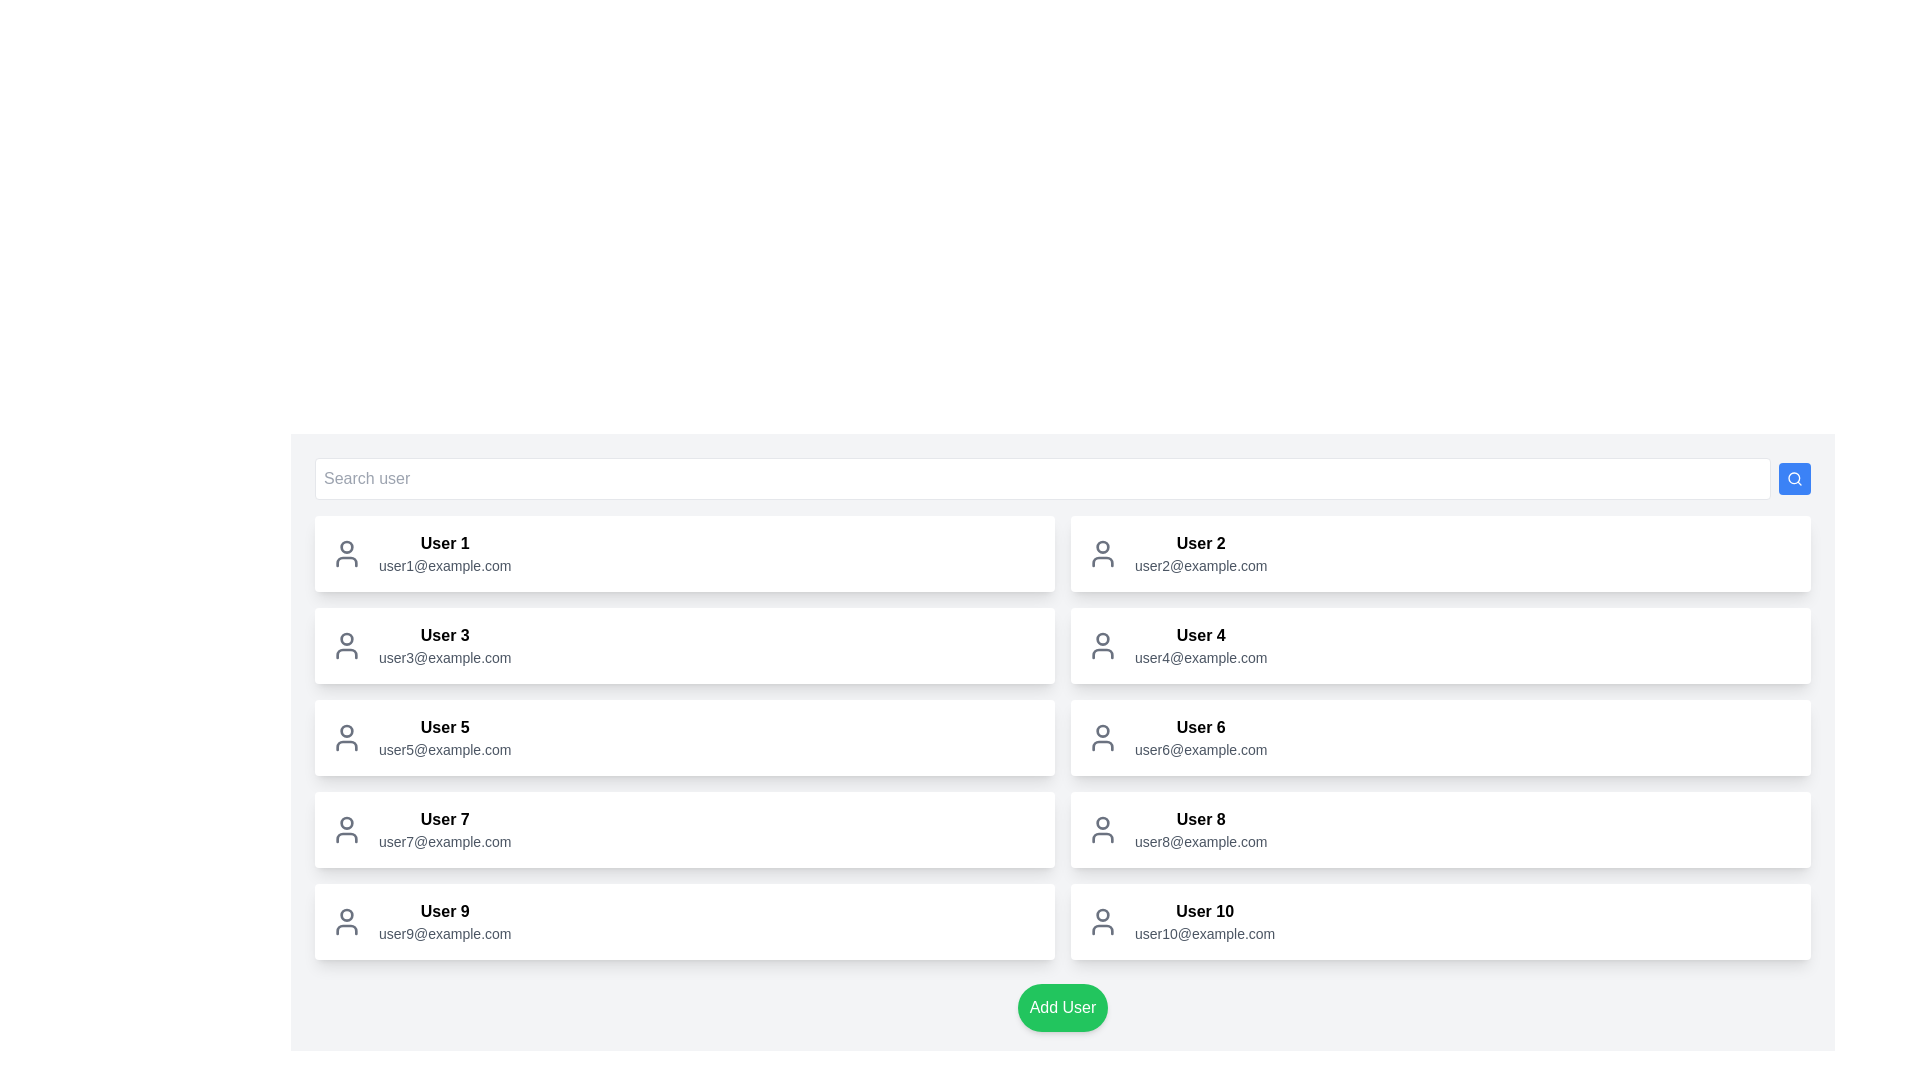 The height and width of the screenshot is (1080, 1920). Describe the element at coordinates (1440, 921) in the screenshot. I see `the user's profile card located in the second column, fifth row of the grid, below the 'User 8' card` at that location.